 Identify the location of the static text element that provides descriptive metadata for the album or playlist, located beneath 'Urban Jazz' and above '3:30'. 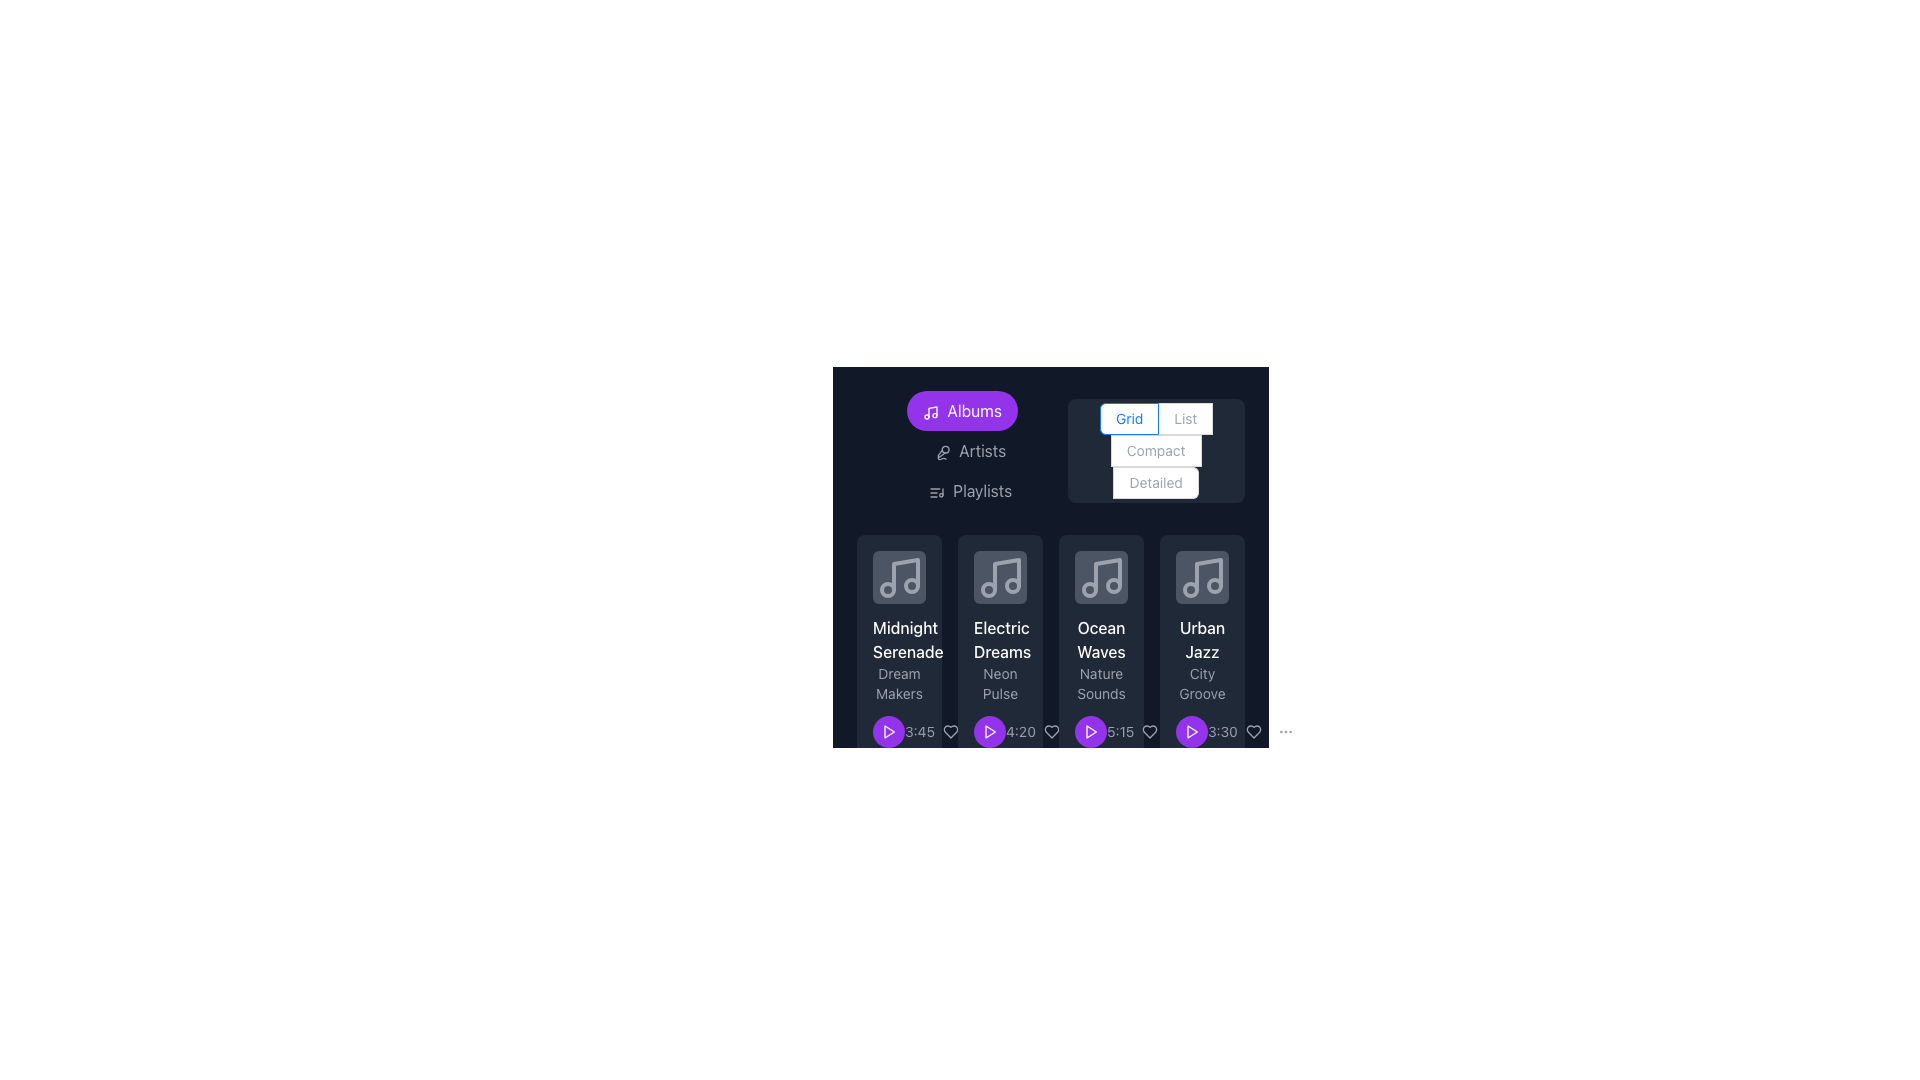
(1201, 682).